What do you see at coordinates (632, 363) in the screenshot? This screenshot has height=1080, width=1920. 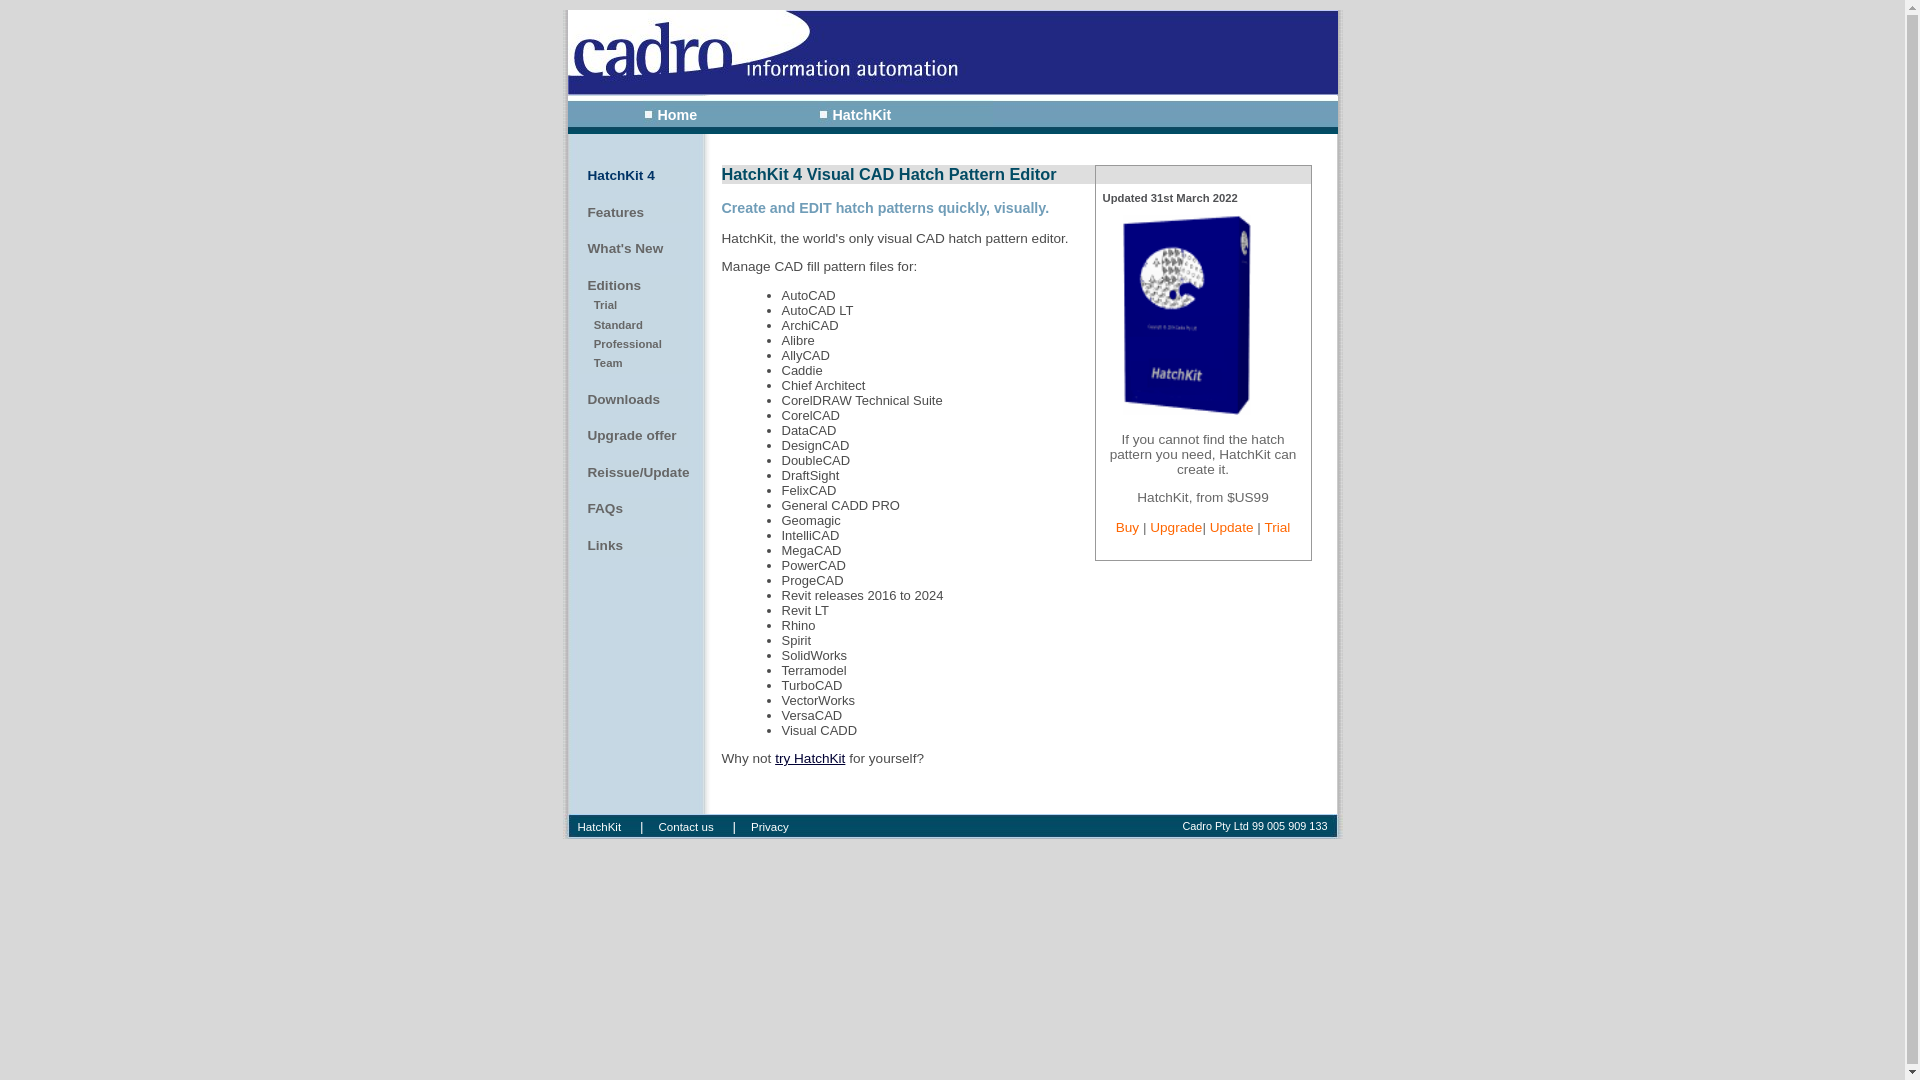 I see `'  Team'` at bounding box center [632, 363].